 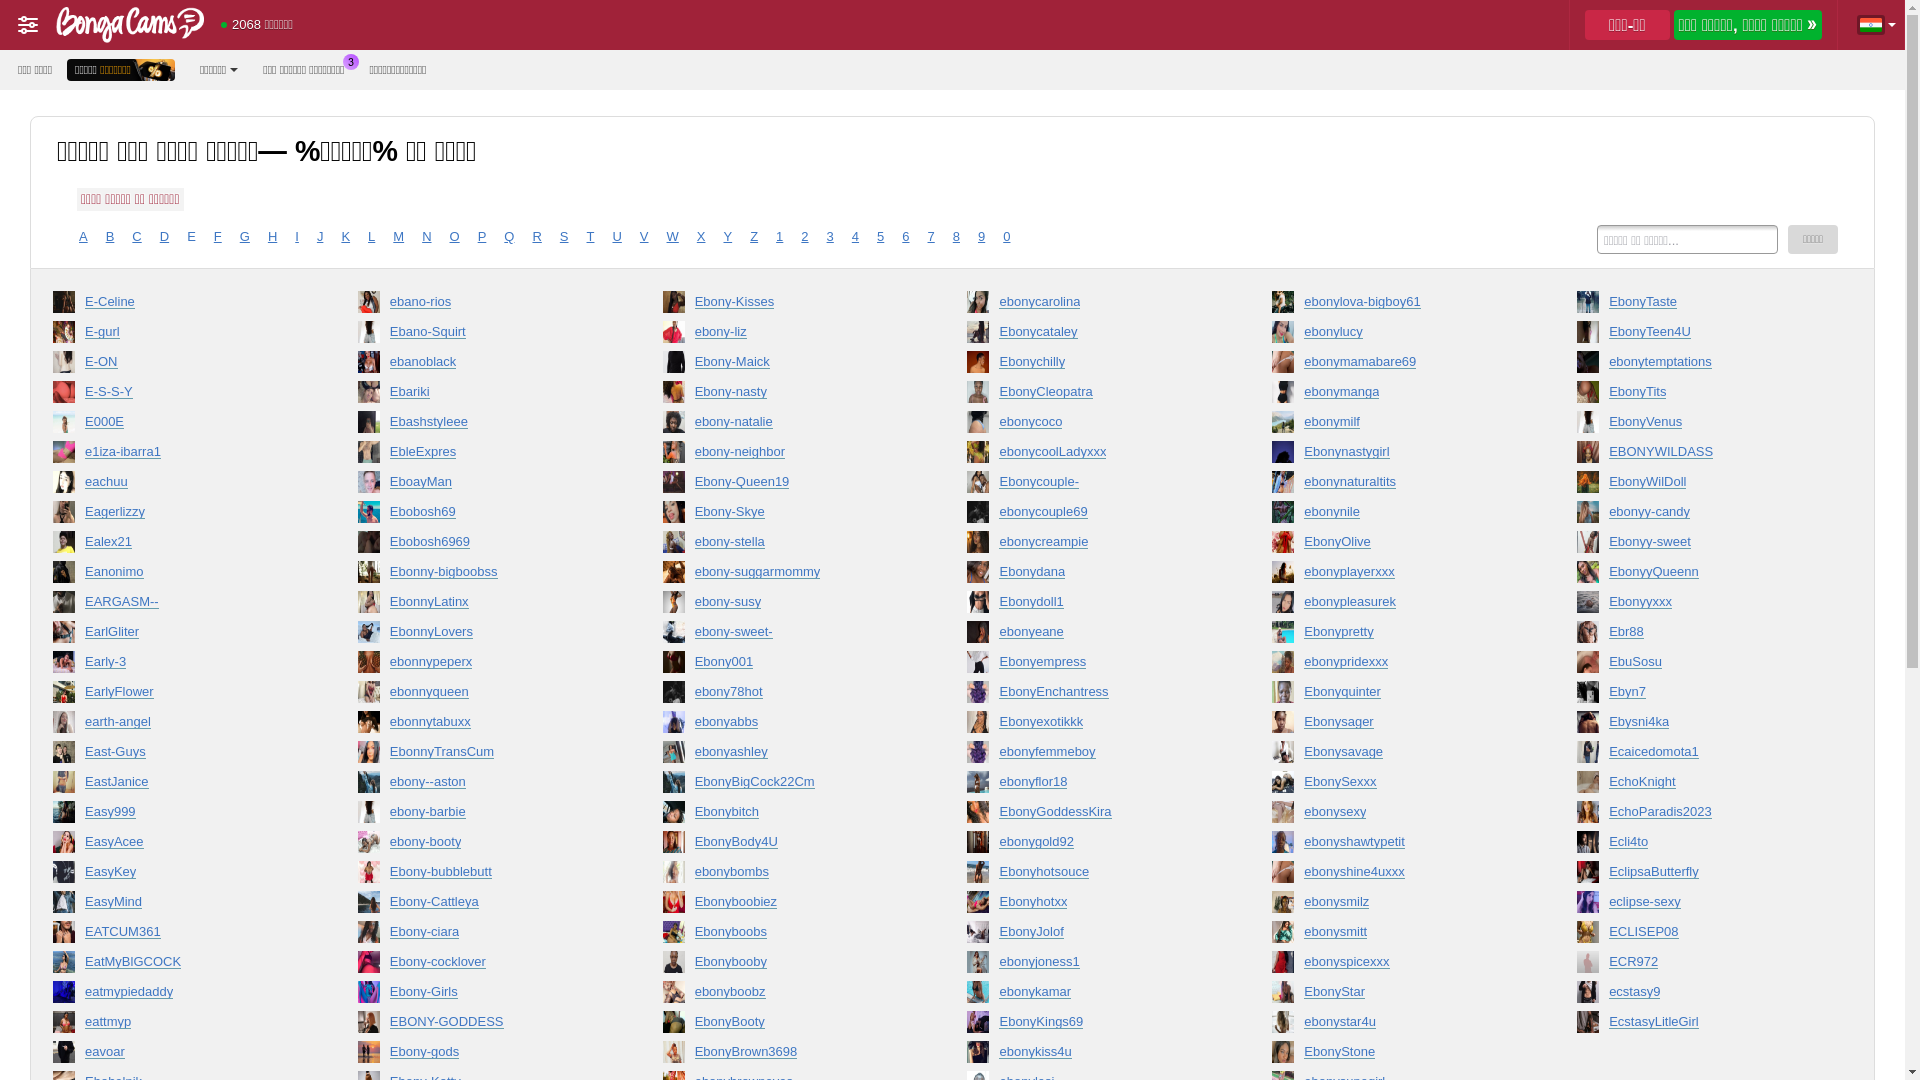 I want to click on 'U', so click(x=615, y=235).